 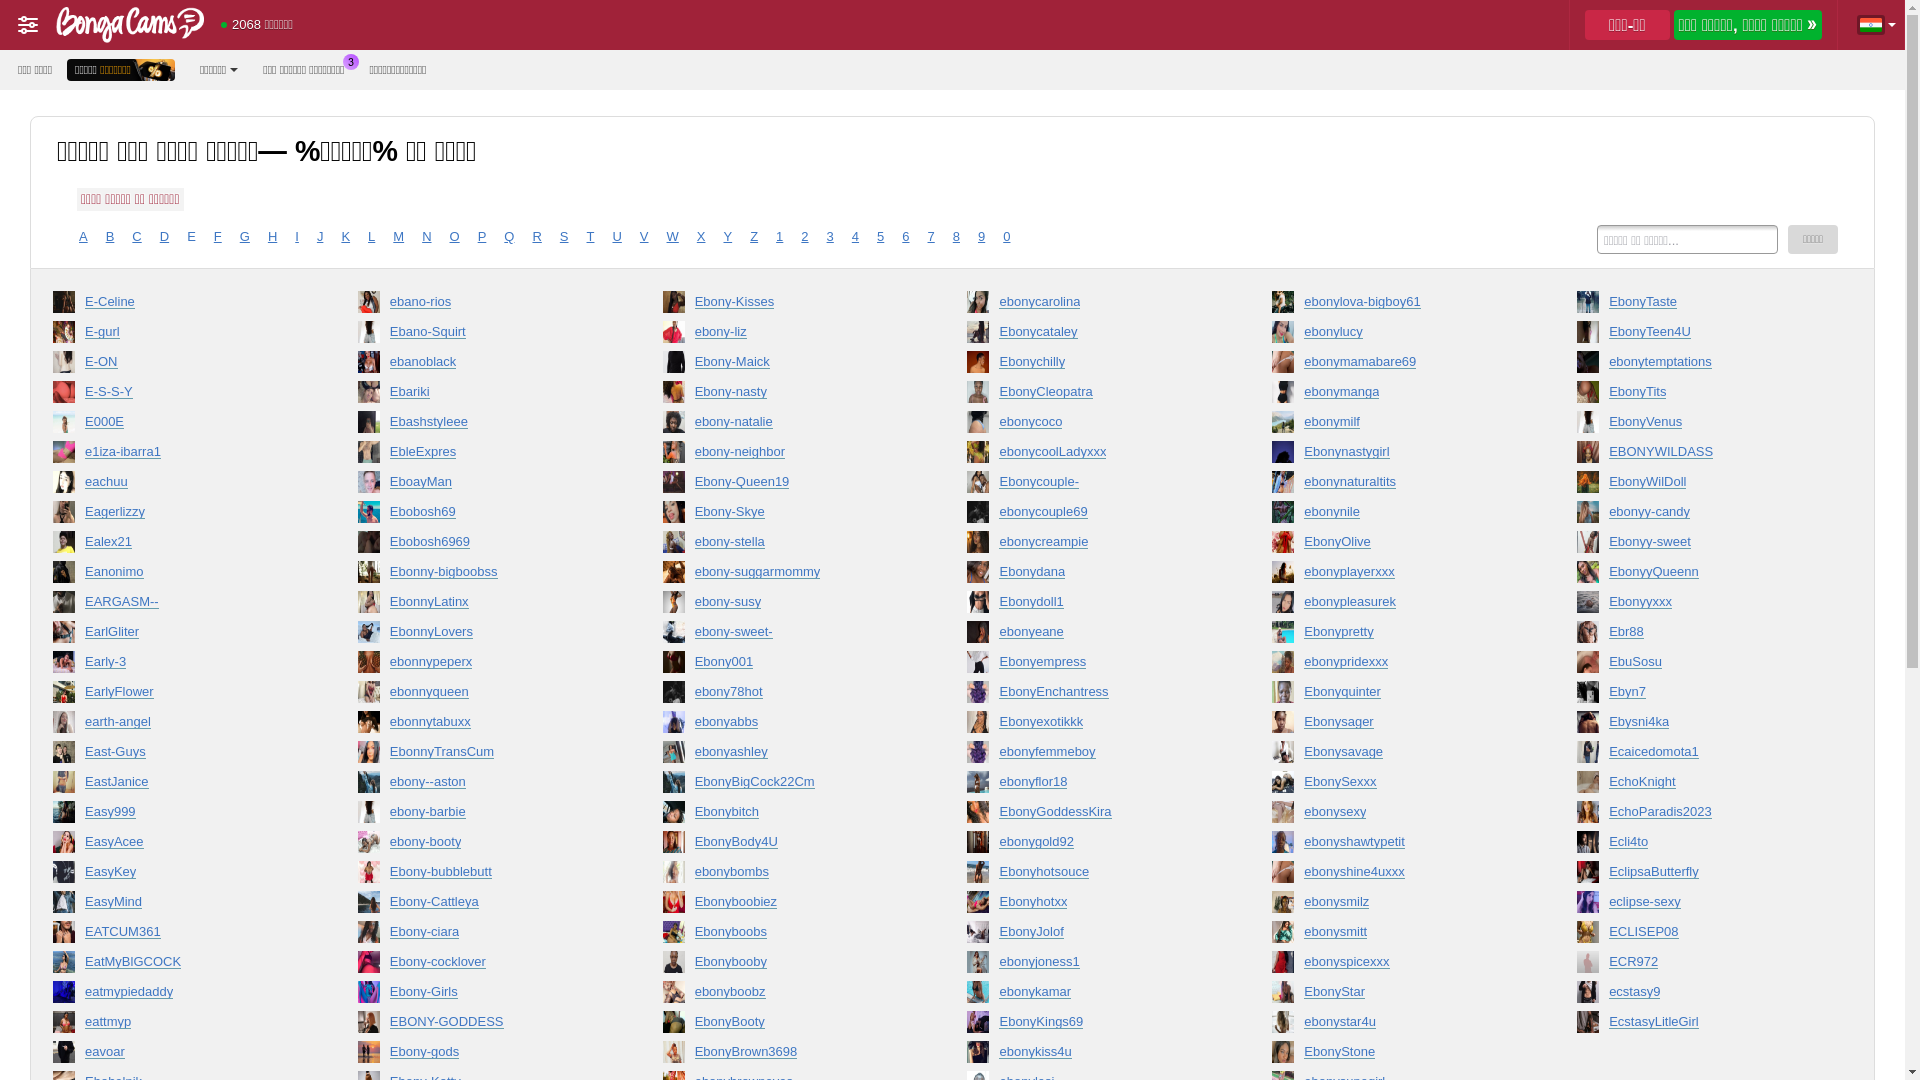 I want to click on 'U', so click(x=615, y=235).